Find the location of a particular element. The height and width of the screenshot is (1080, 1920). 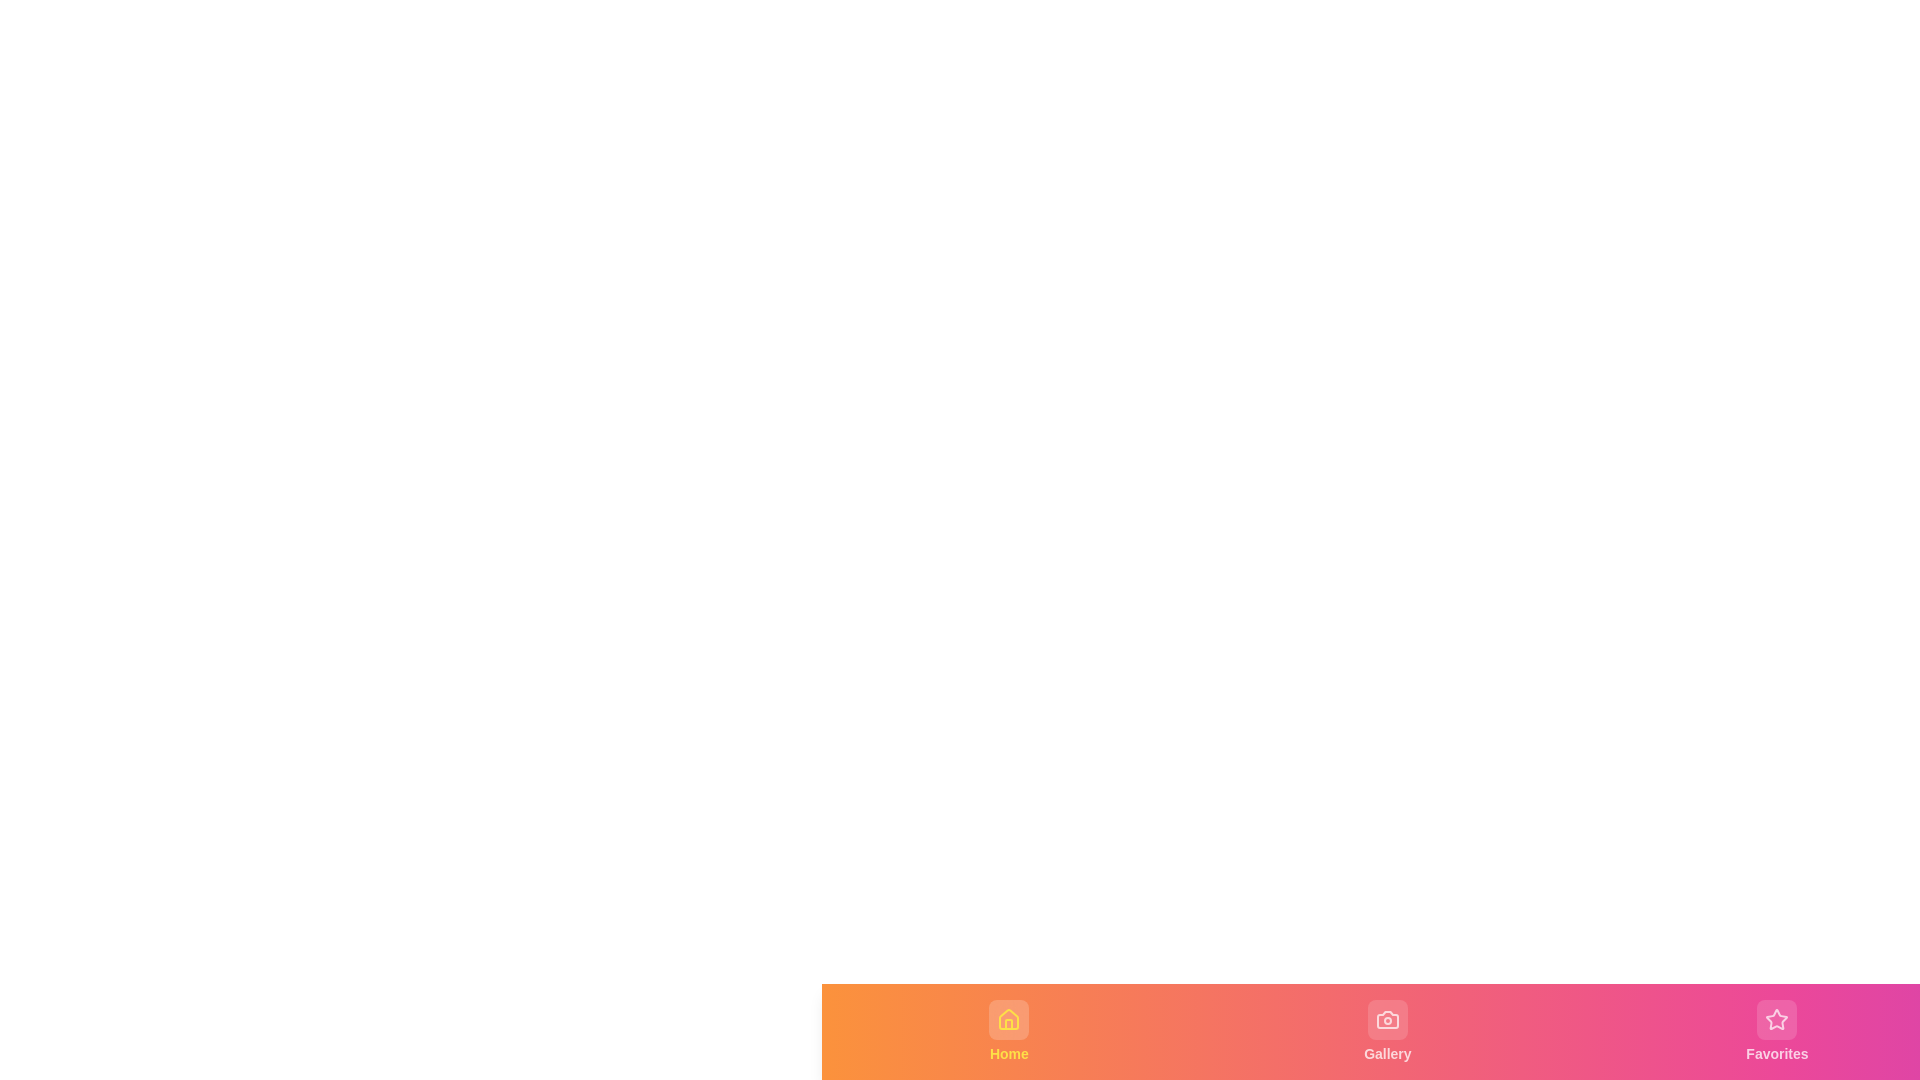

the Favorites tab to observe the visual feedback is located at coordinates (1777, 1032).